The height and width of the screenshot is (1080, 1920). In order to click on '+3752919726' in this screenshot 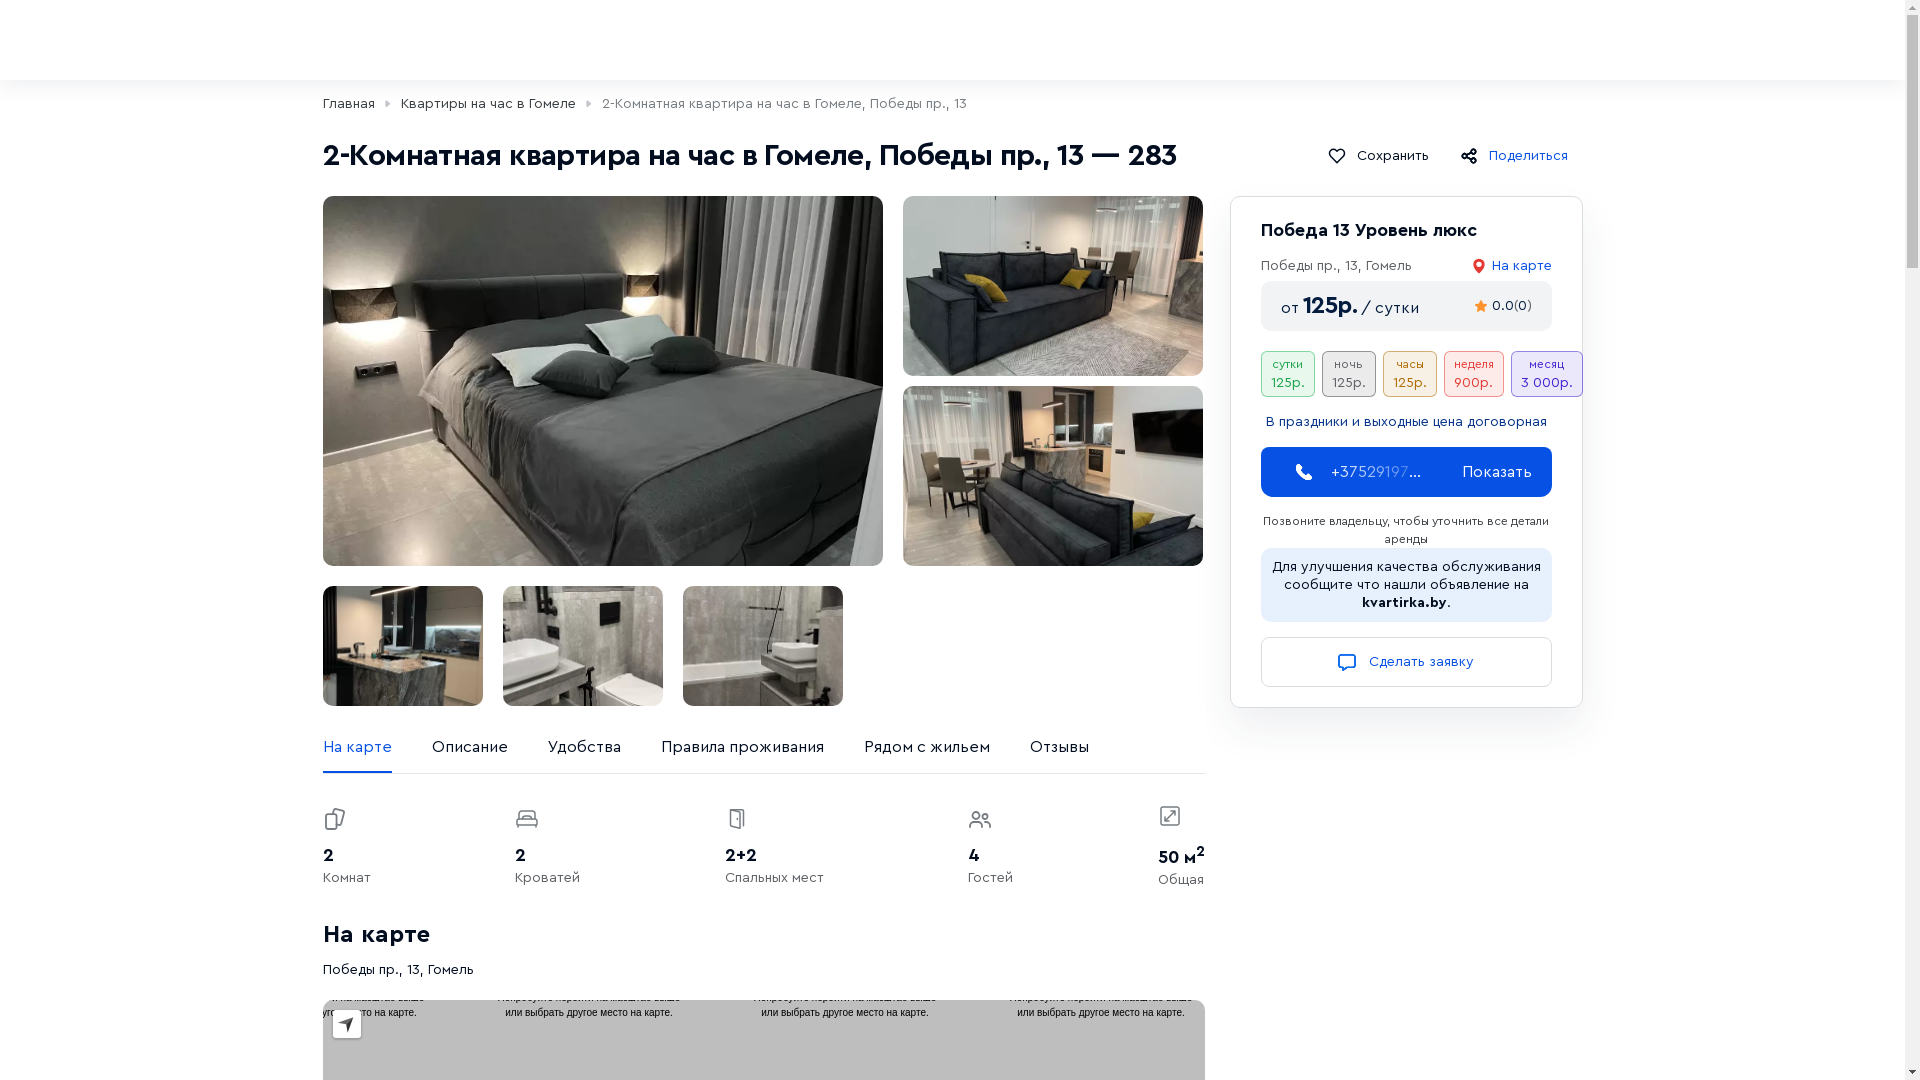, I will do `click(1330, 471)`.